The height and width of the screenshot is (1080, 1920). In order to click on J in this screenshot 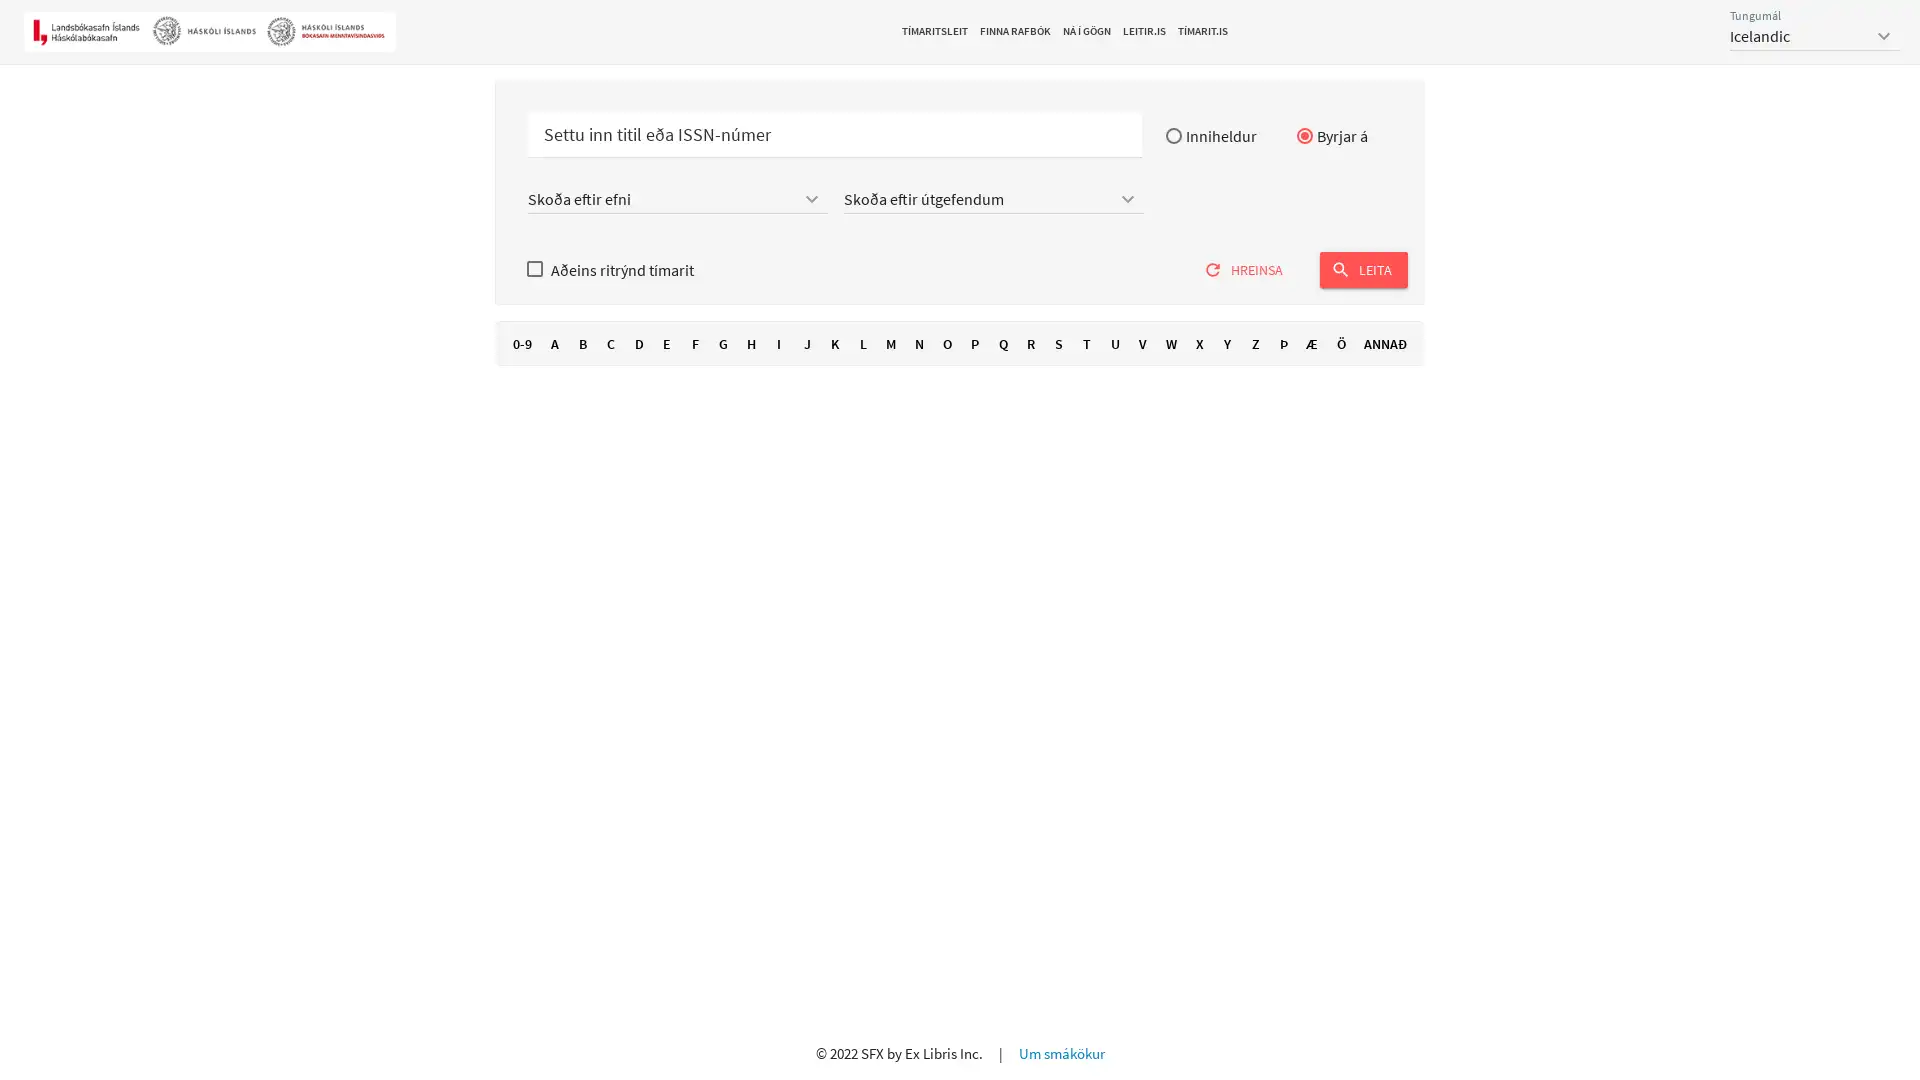, I will do `click(806, 342)`.